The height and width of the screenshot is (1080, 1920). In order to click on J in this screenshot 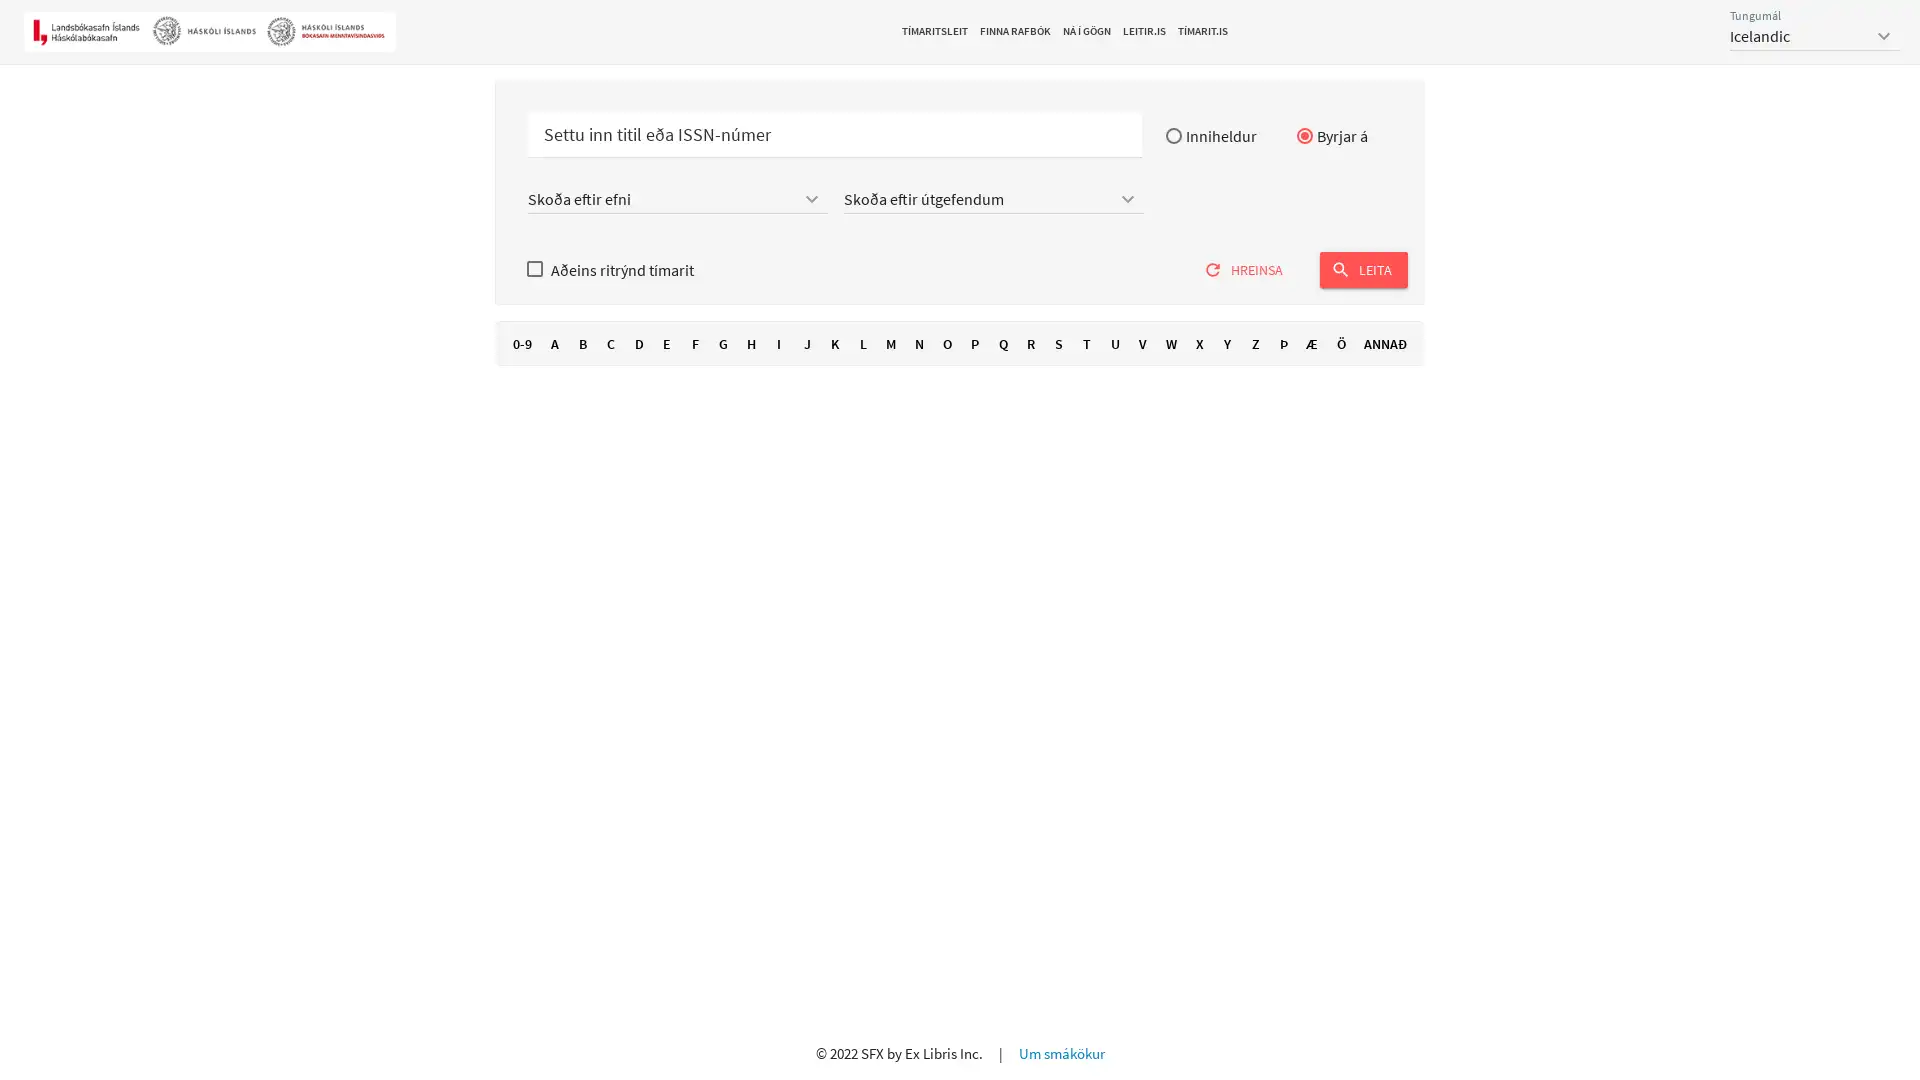, I will do `click(806, 342)`.